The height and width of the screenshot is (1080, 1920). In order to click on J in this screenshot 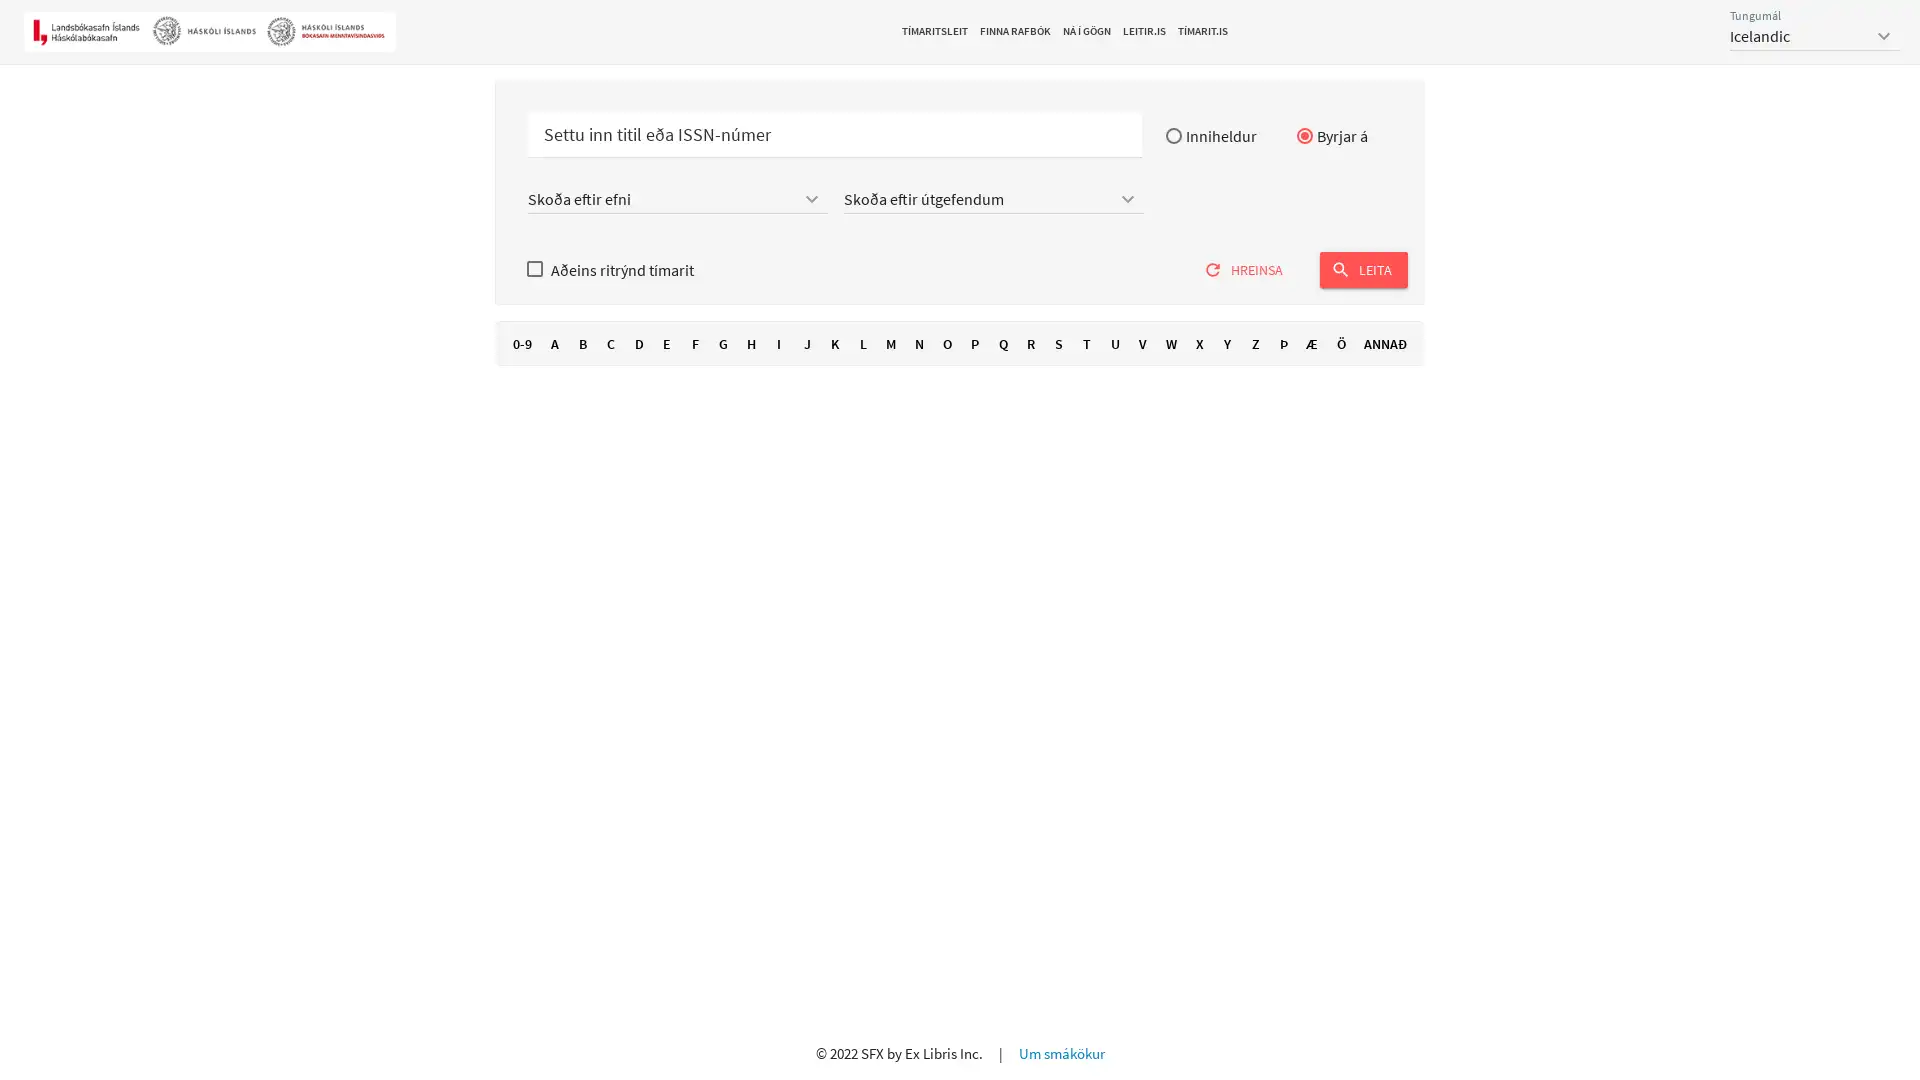, I will do `click(806, 342)`.